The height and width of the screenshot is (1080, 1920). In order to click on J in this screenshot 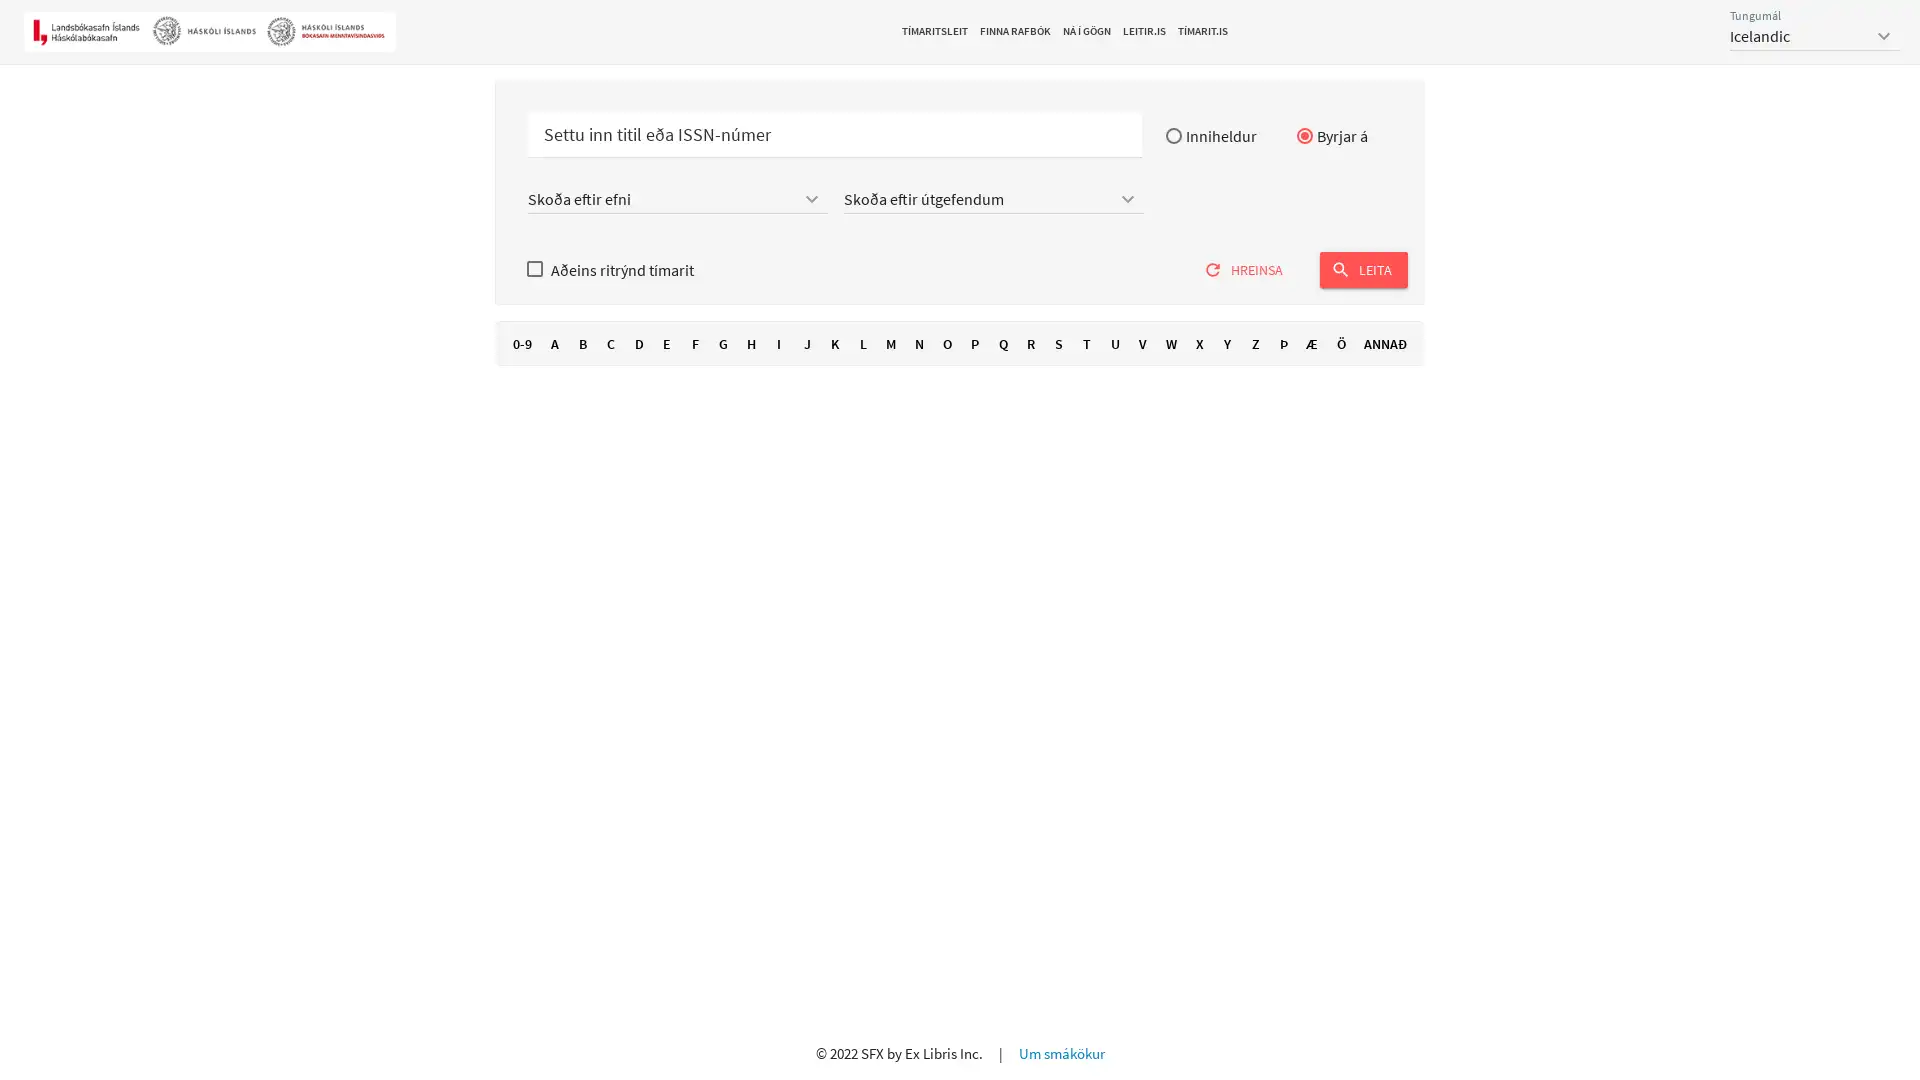, I will do `click(806, 342)`.